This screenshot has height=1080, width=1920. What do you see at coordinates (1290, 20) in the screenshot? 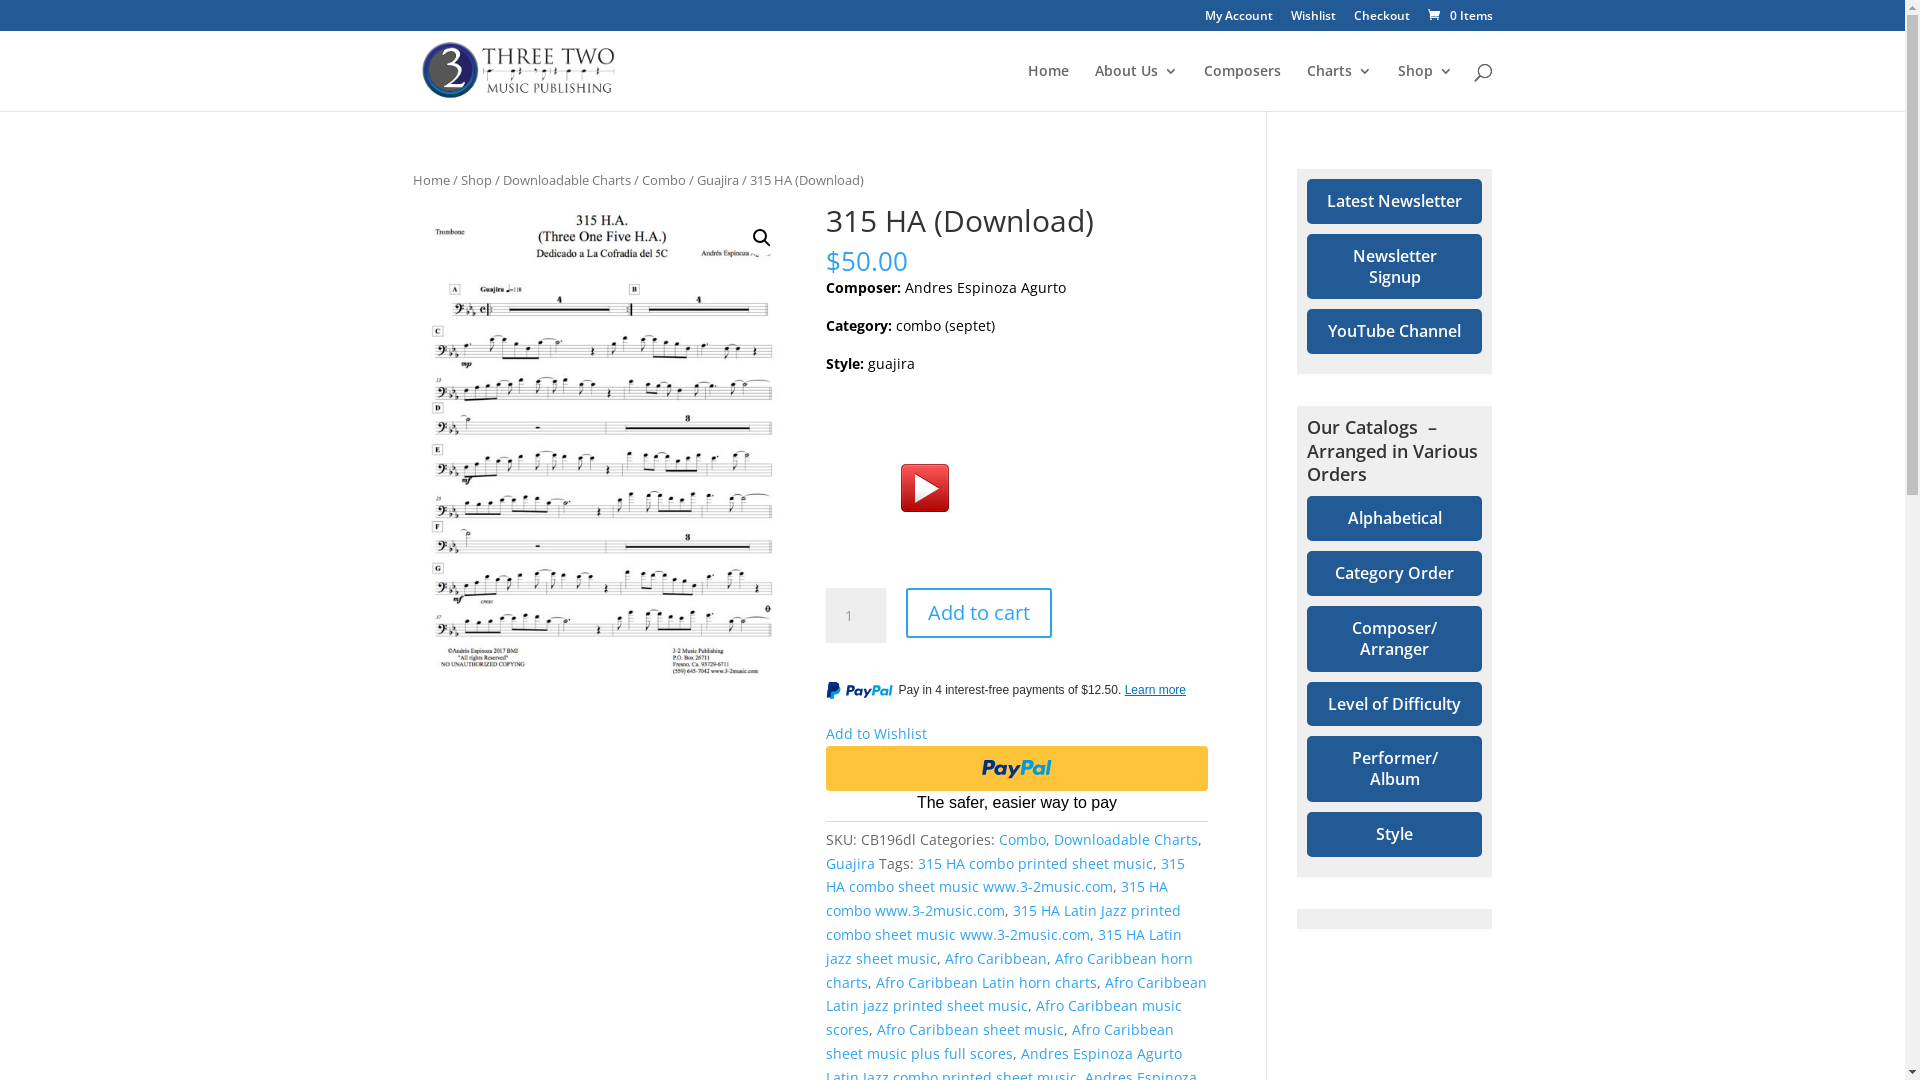
I see `'Wishlist'` at bounding box center [1290, 20].